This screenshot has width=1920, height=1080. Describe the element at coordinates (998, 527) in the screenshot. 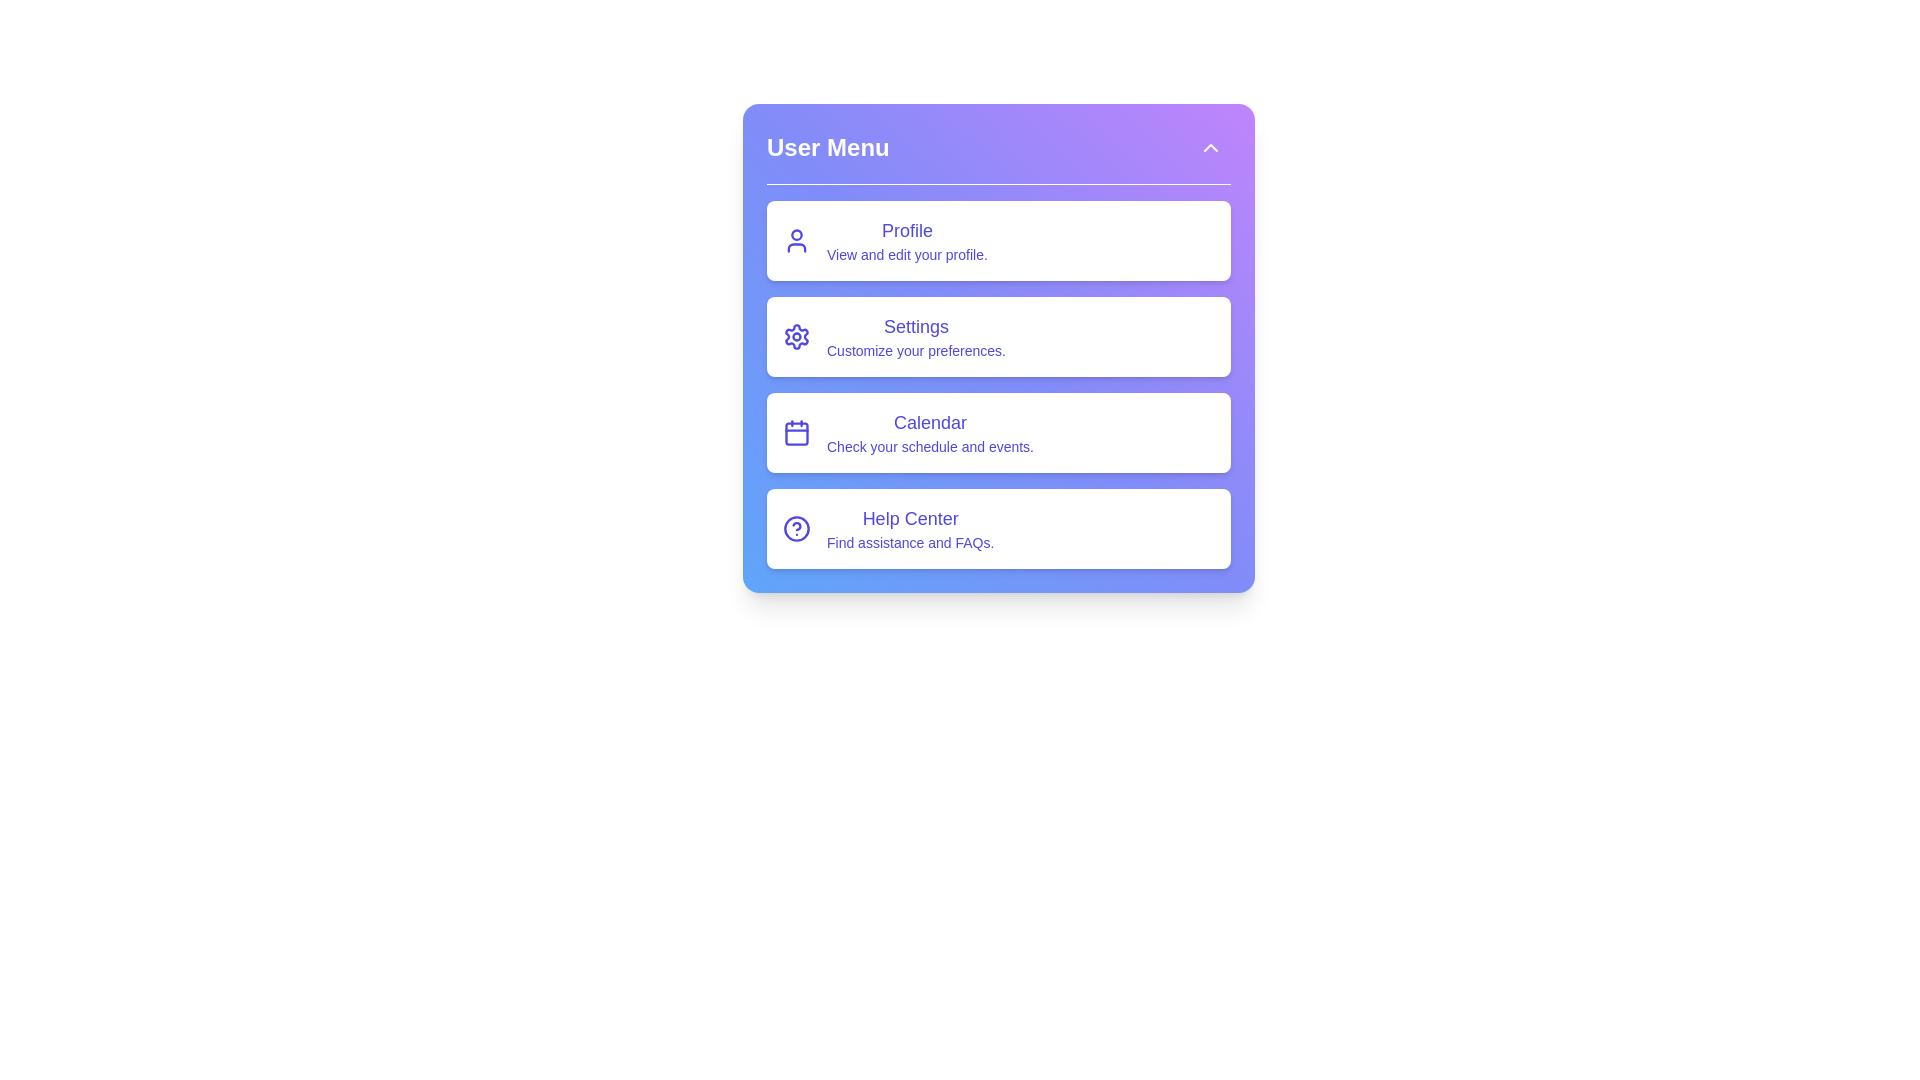

I see `the menu option Help Center to navigate or interact with its functionality` at that location.